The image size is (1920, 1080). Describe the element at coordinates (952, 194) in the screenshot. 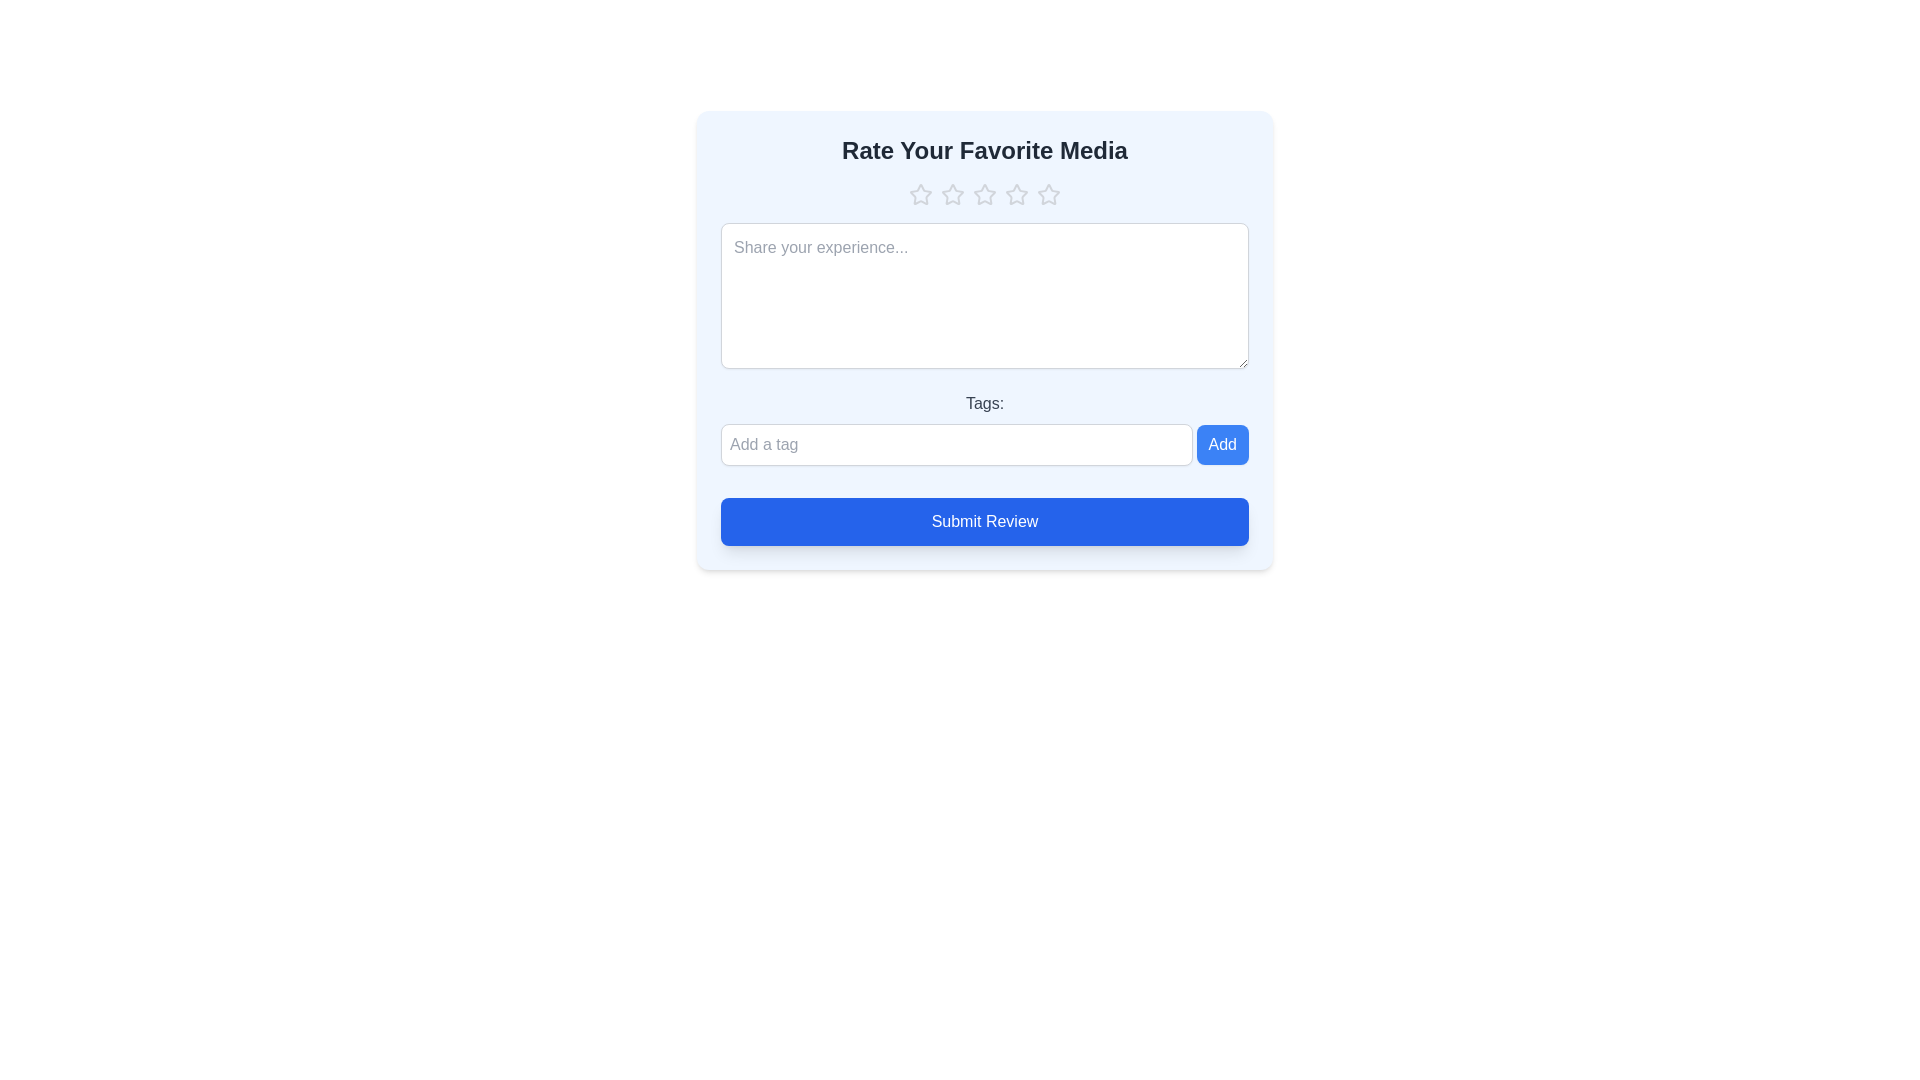

I see `the second star-shaped icon in the rating section under 'Rate Your Favorite Media'` at that location.